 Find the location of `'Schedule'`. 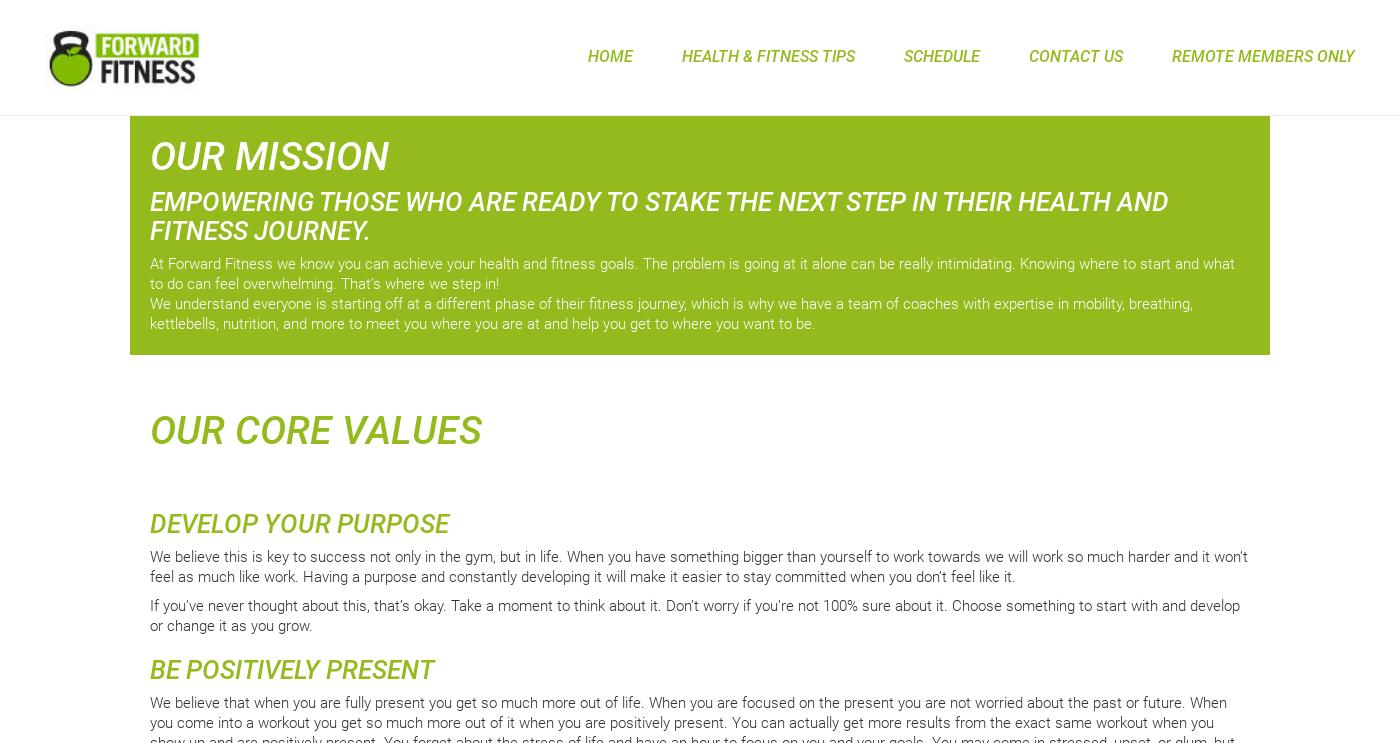

'Schedule' is located at coordinates (942, 55).